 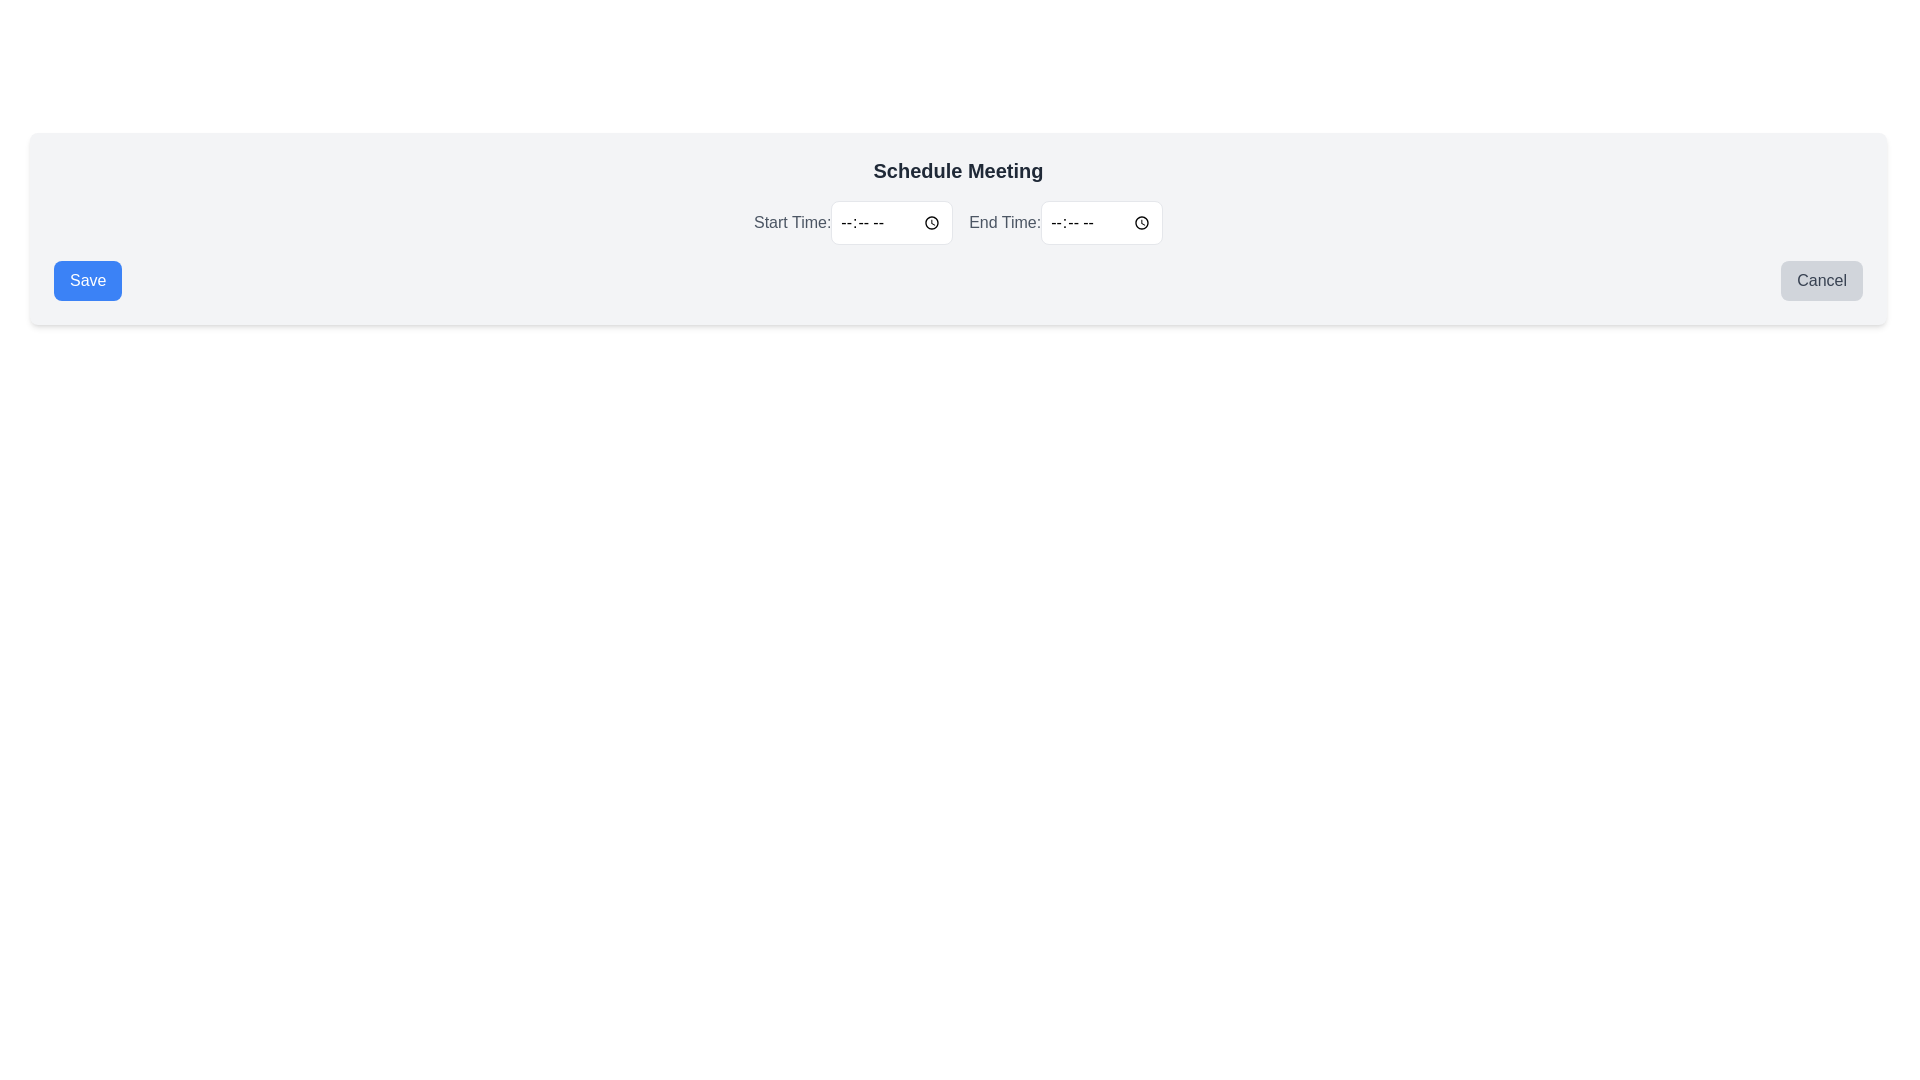 I want to click on the label indicating the starting time, which is positioned to the left of the 'End Time:' input element, so click(x=791, y=222).